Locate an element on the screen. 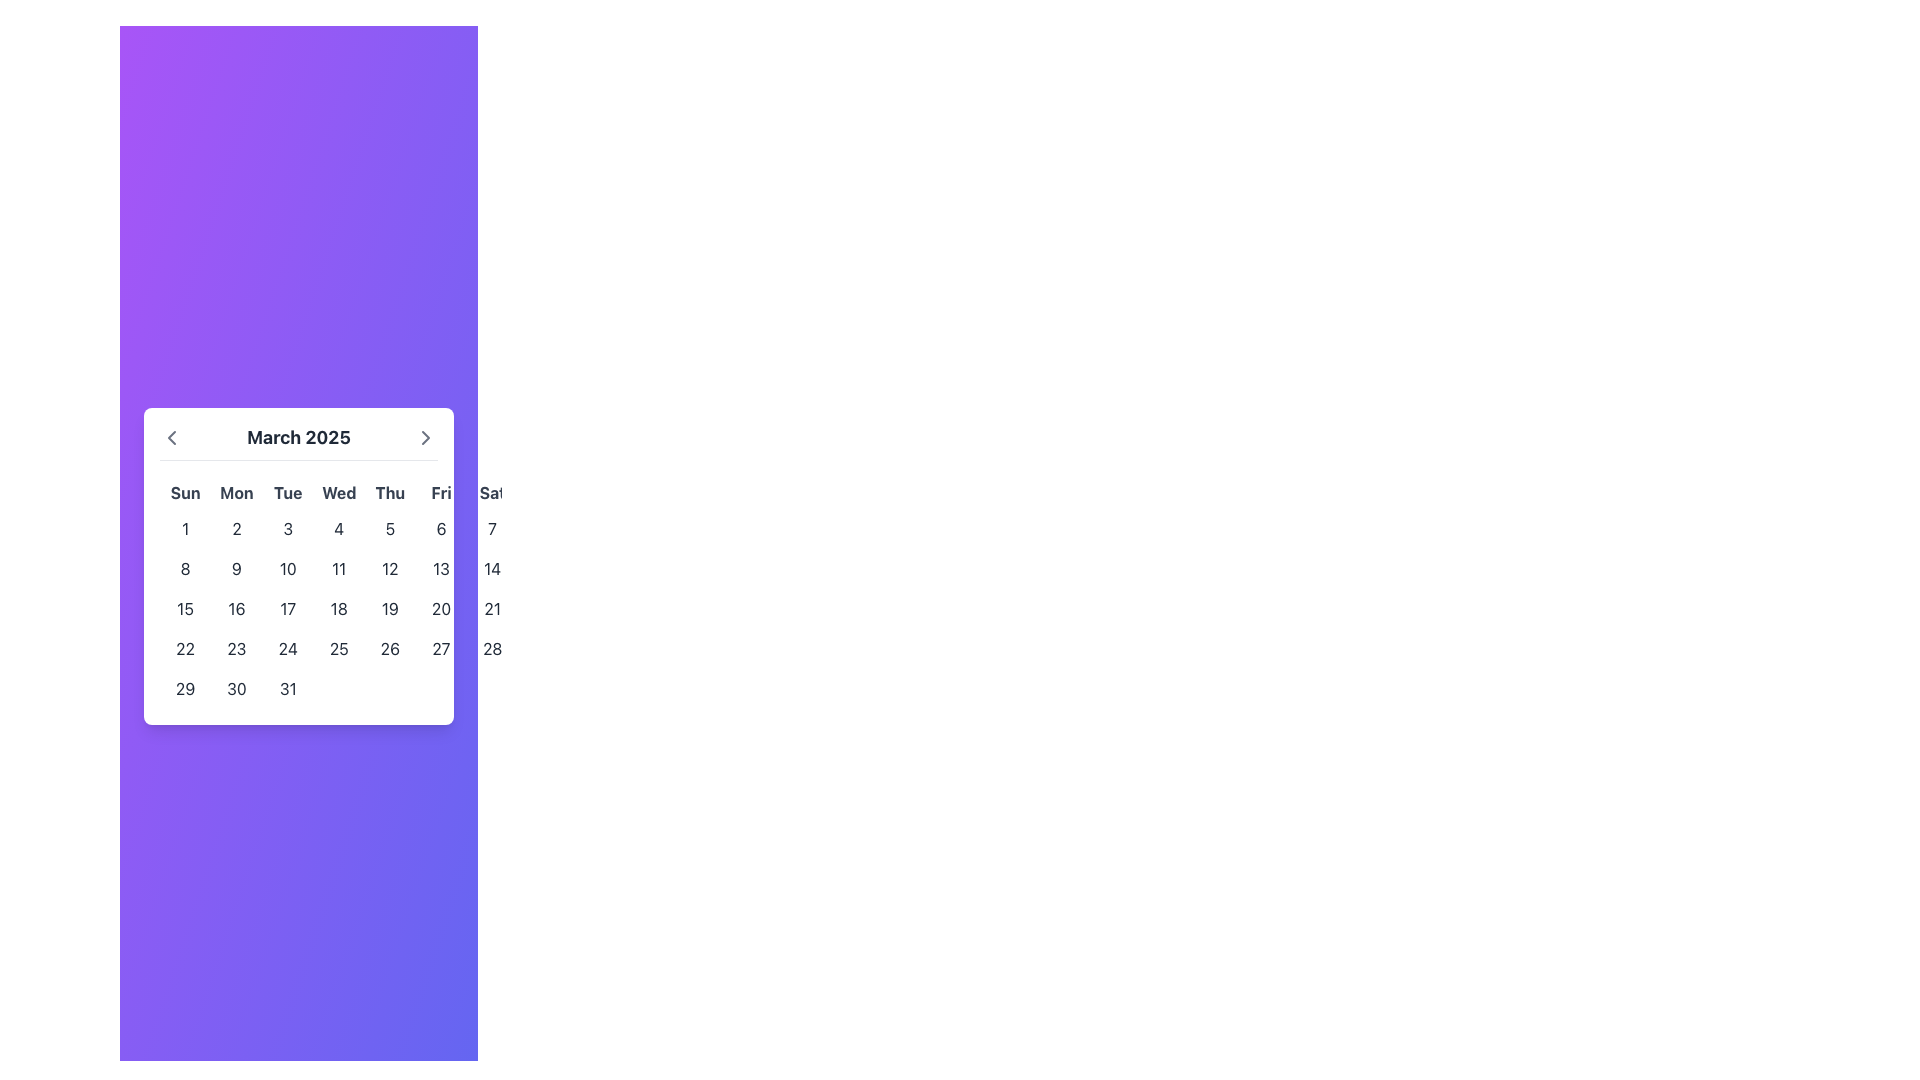 Image resolution: width=1920 pixels, height=1080 pixels. the specific number in the row of calendar dates (22 to 28) is located at coordinates (339, 648).